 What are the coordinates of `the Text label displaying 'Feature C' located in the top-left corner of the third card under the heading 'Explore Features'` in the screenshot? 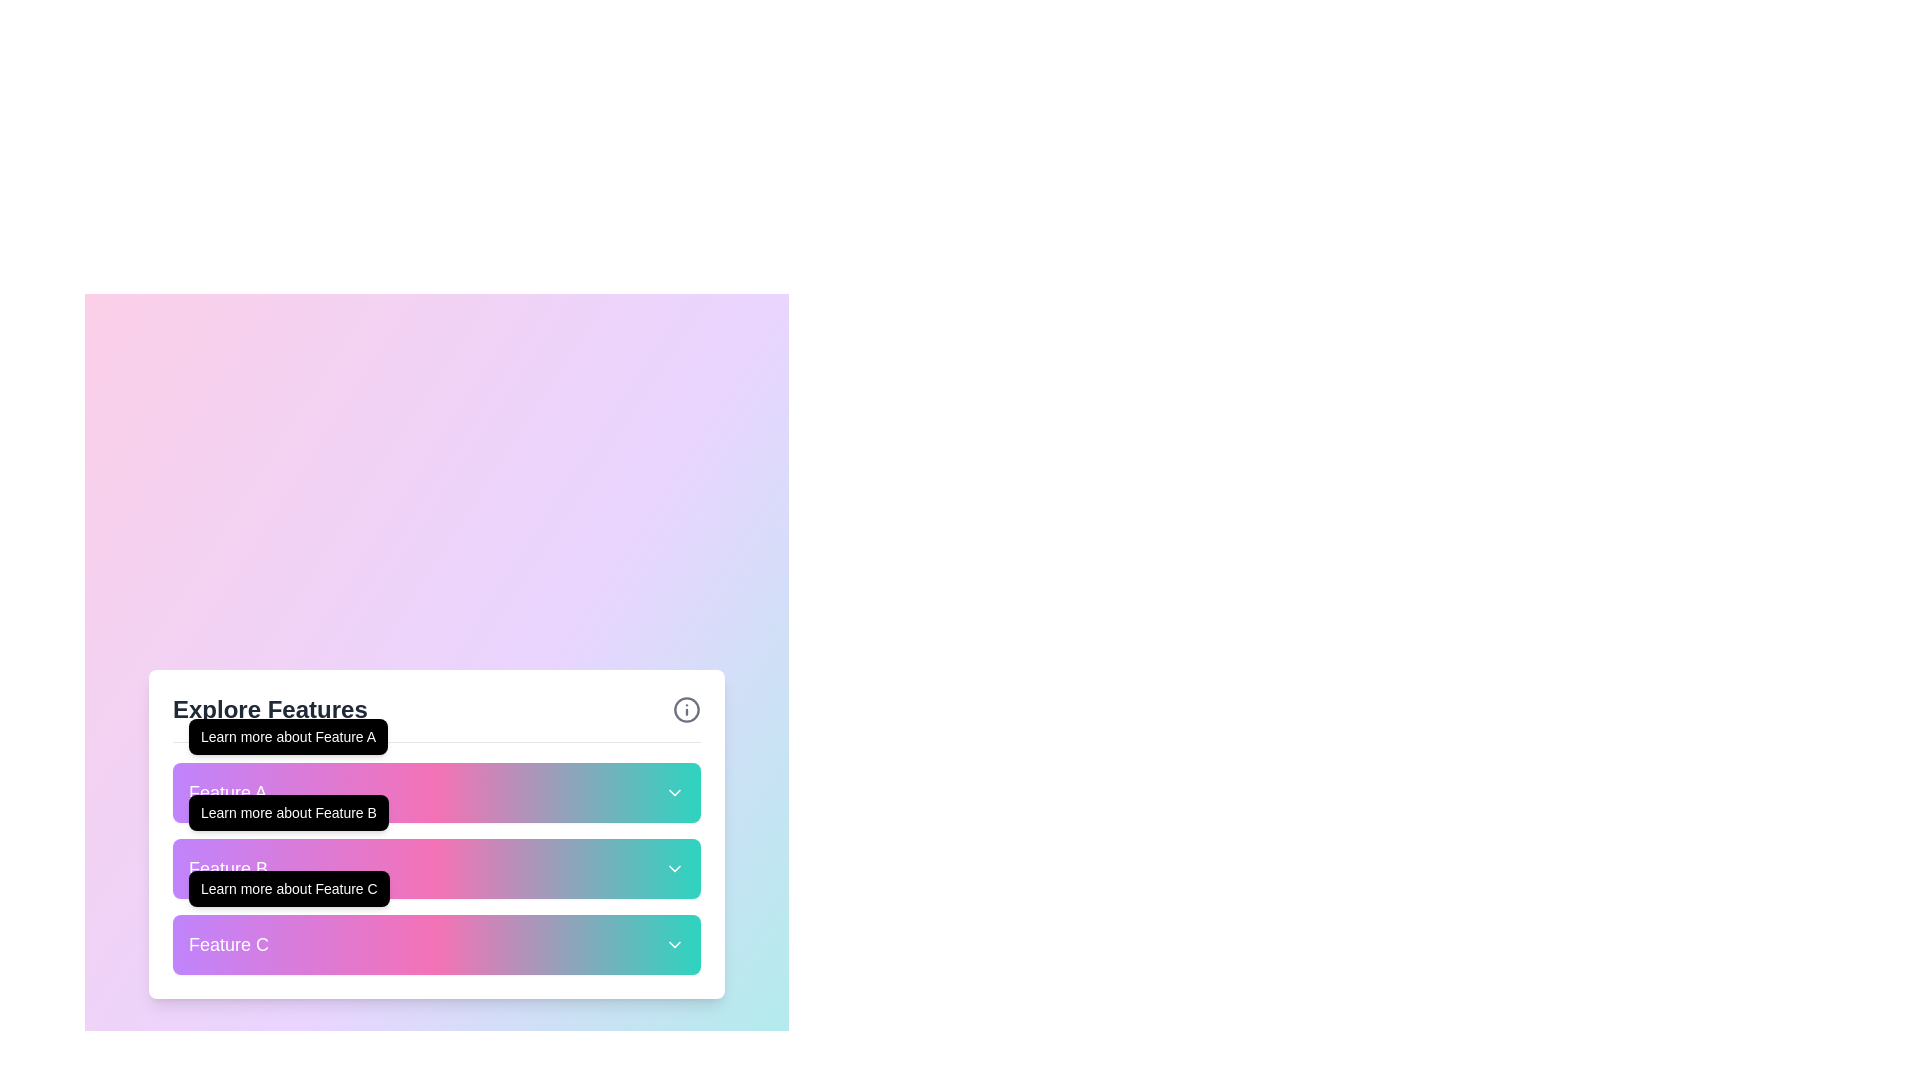 It's located at (229, 944).